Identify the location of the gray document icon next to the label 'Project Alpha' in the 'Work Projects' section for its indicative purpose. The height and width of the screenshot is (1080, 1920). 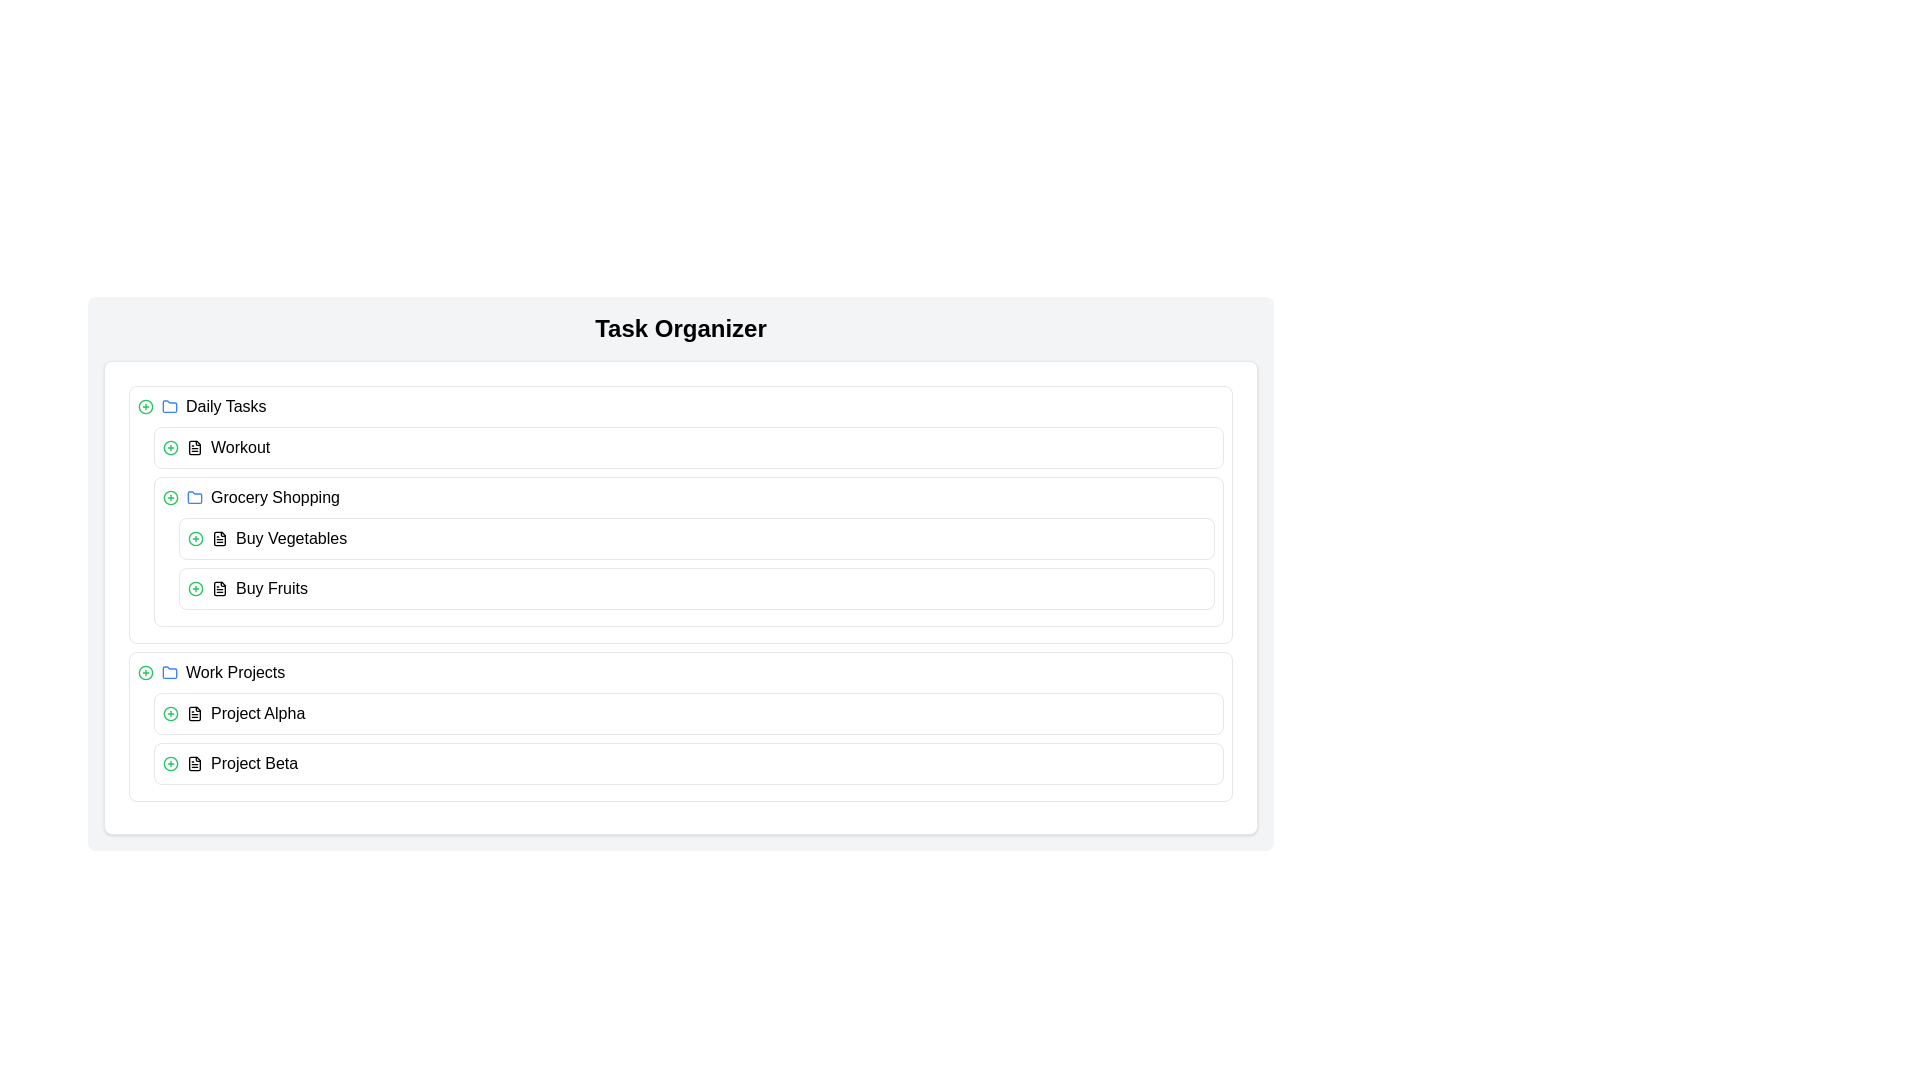
(195, 712).